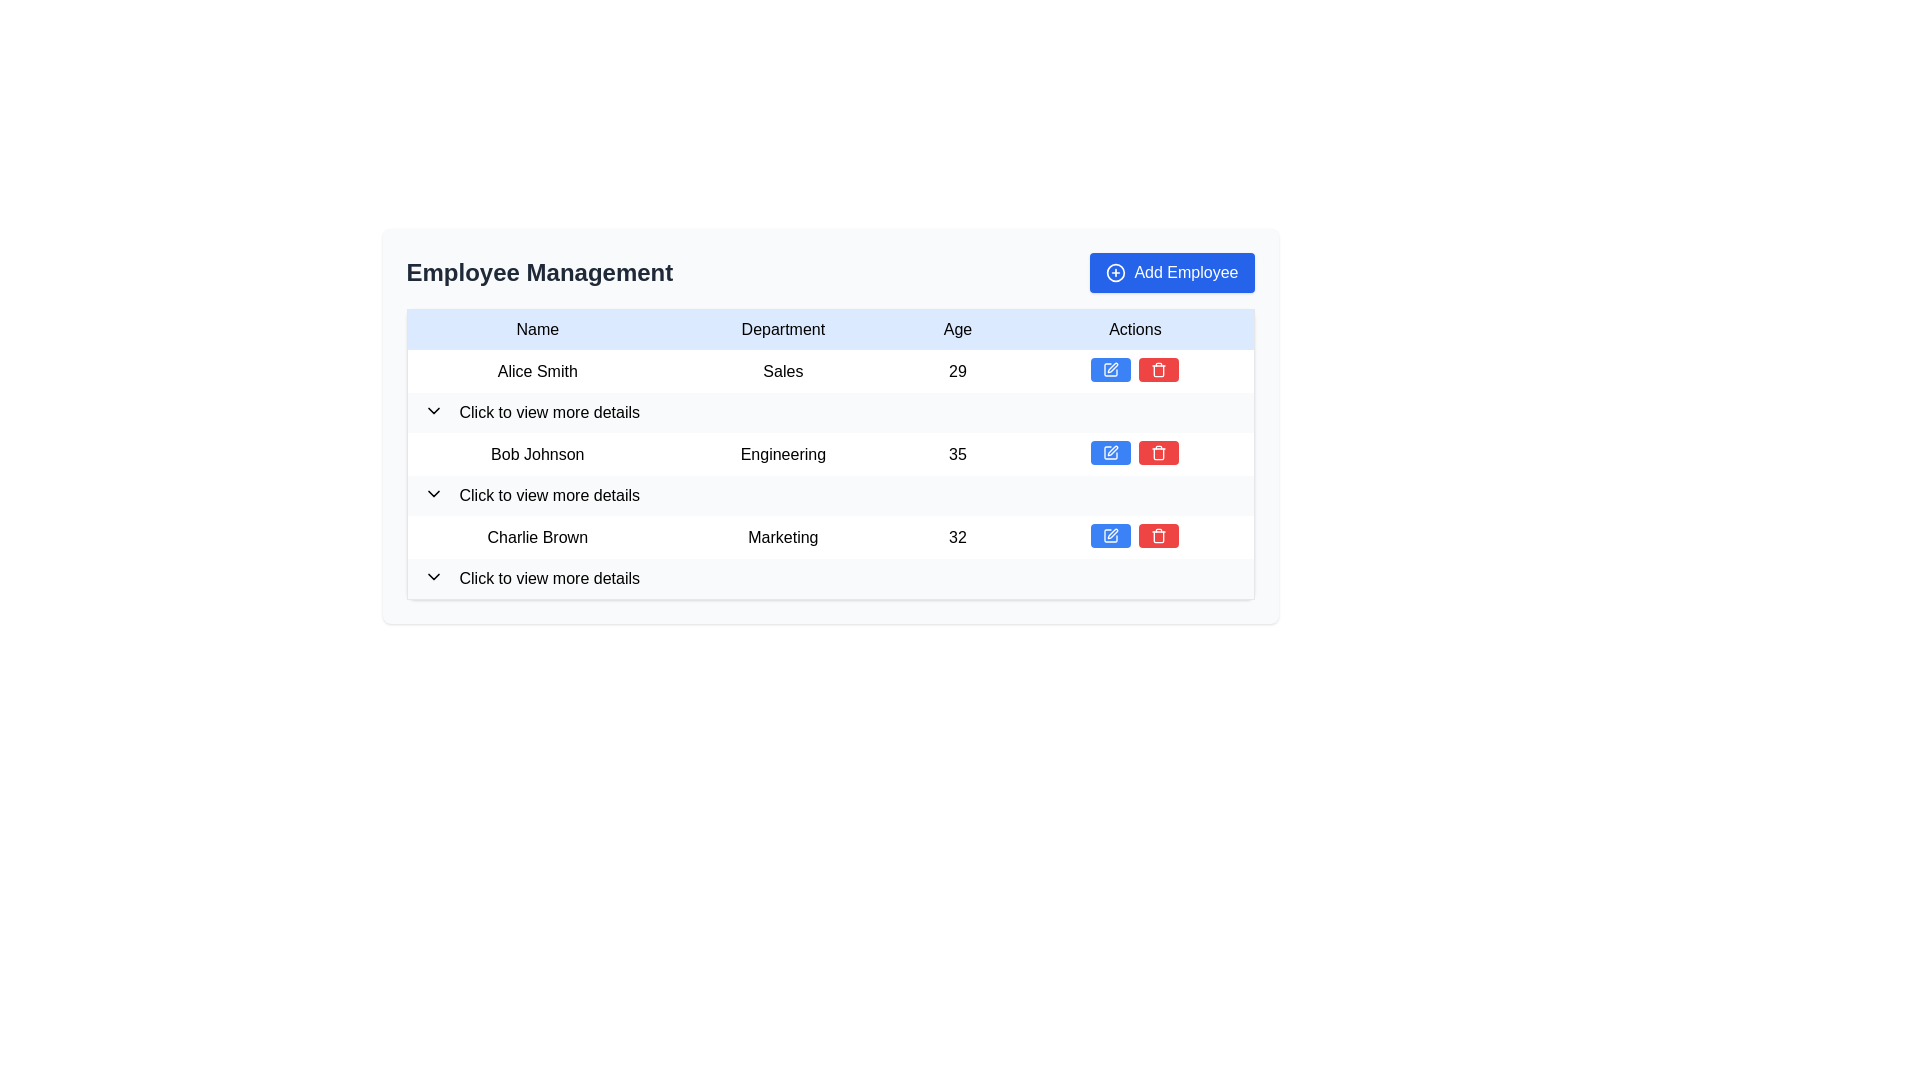 The width and height of the screenshot is (1920, 1080). Describe the element at coordinates (549, 411) in the screenshot. I see `textual link that says 'Click to view more details', located in the second row of the table under the 'Name' column, aligned with the 'Alice Smith' entry` at that location.